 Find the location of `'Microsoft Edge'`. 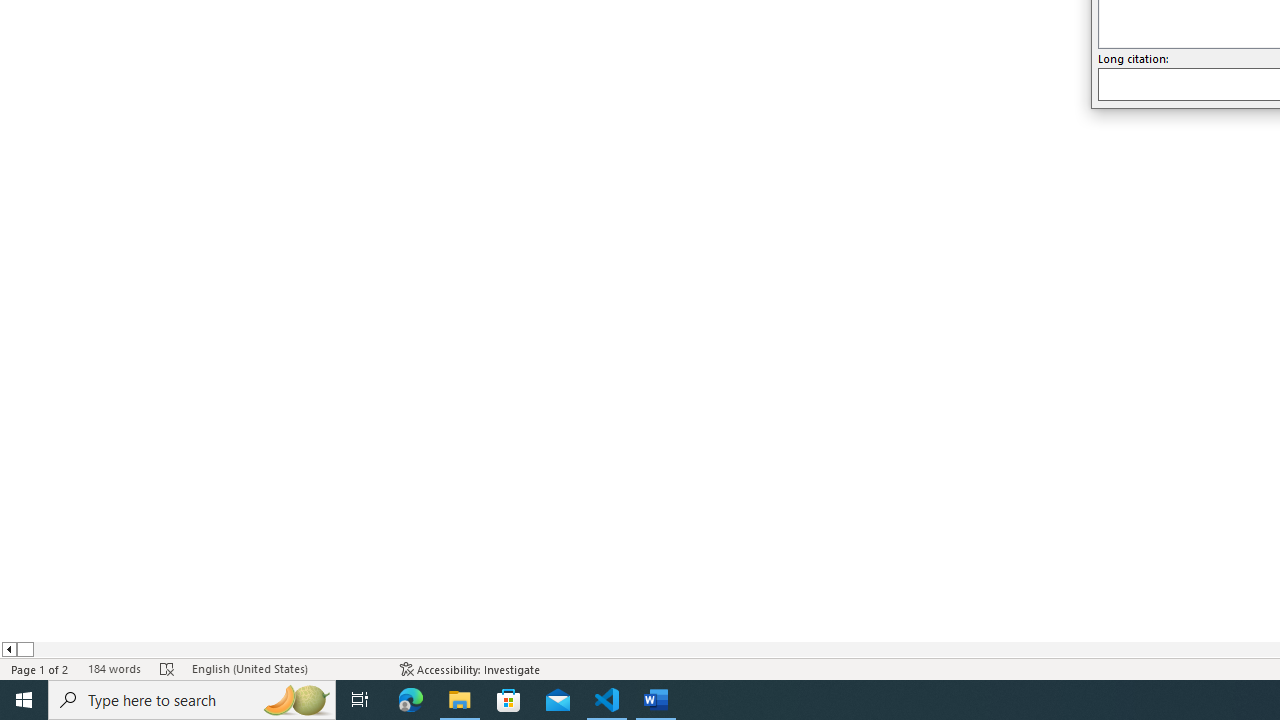

'Microsoft Edge' is located at coordinates (410, 698).